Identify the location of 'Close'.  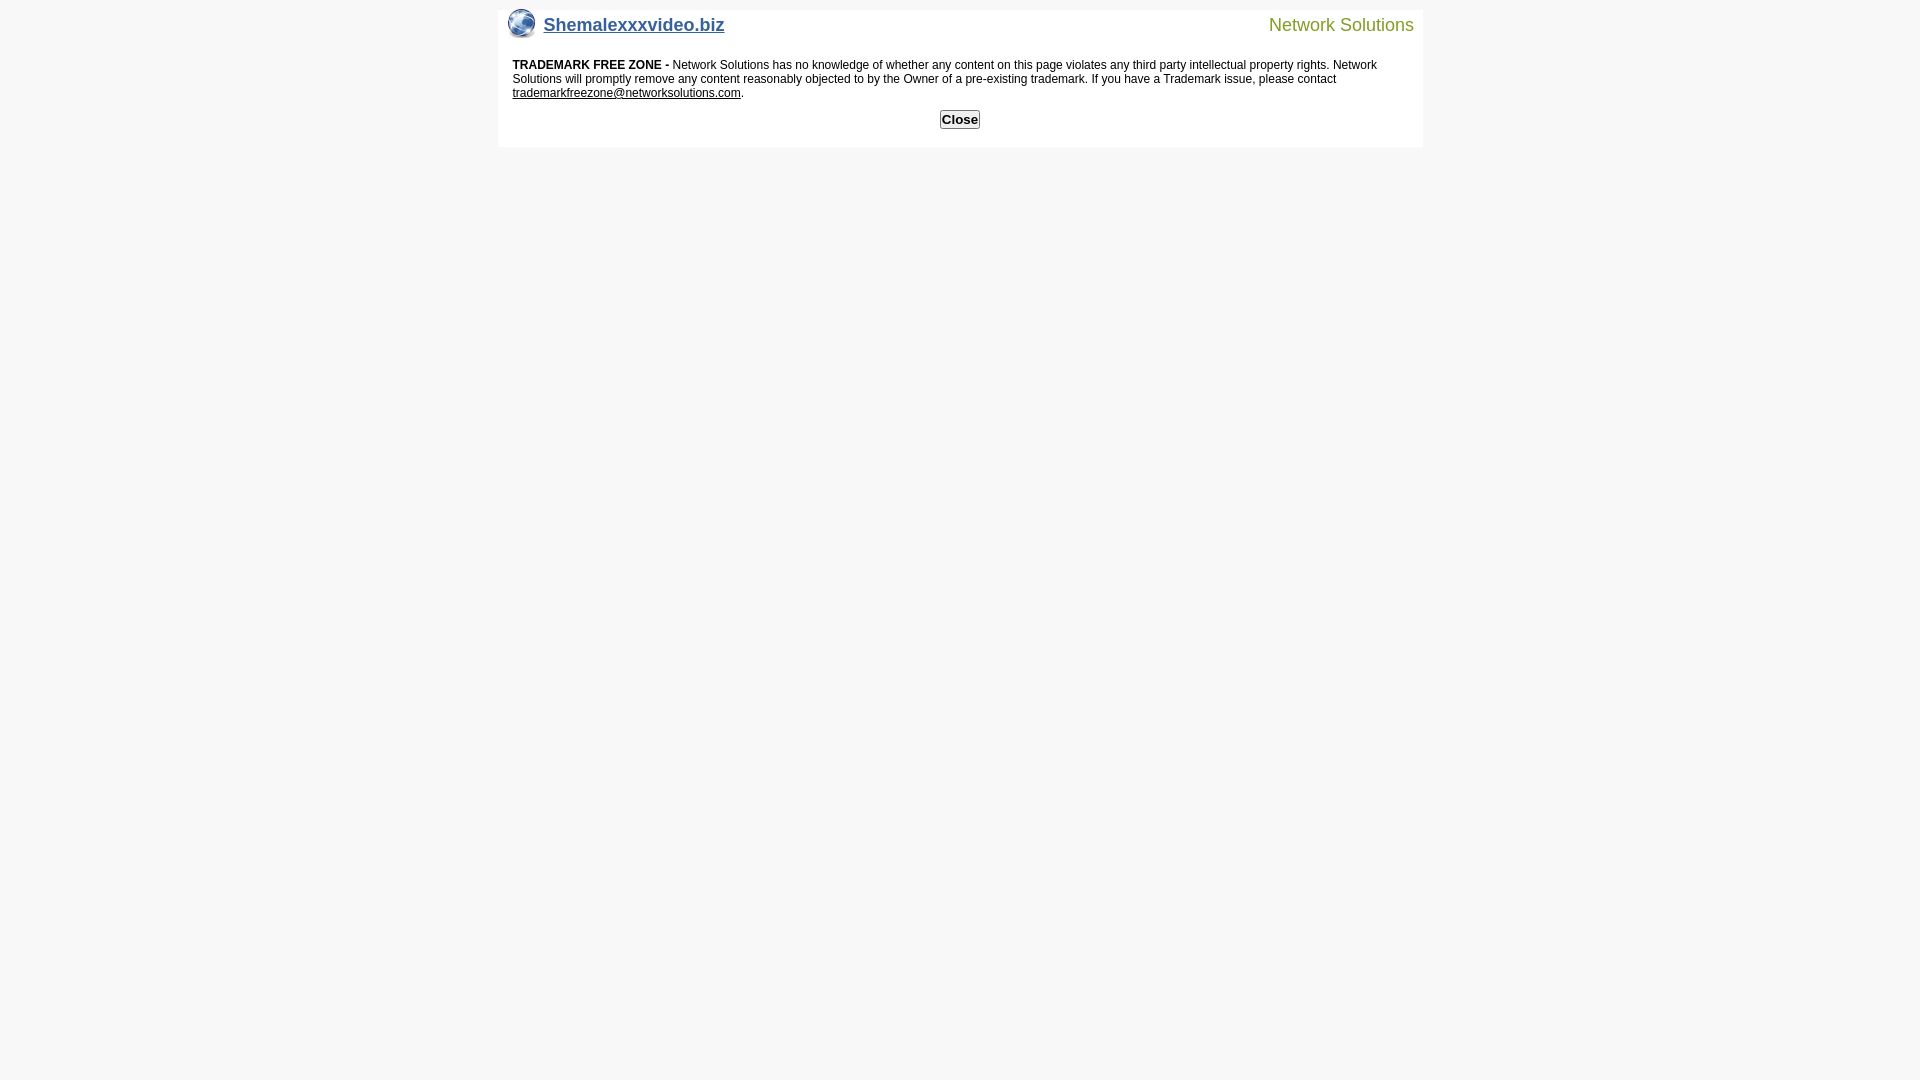
(939, 119).